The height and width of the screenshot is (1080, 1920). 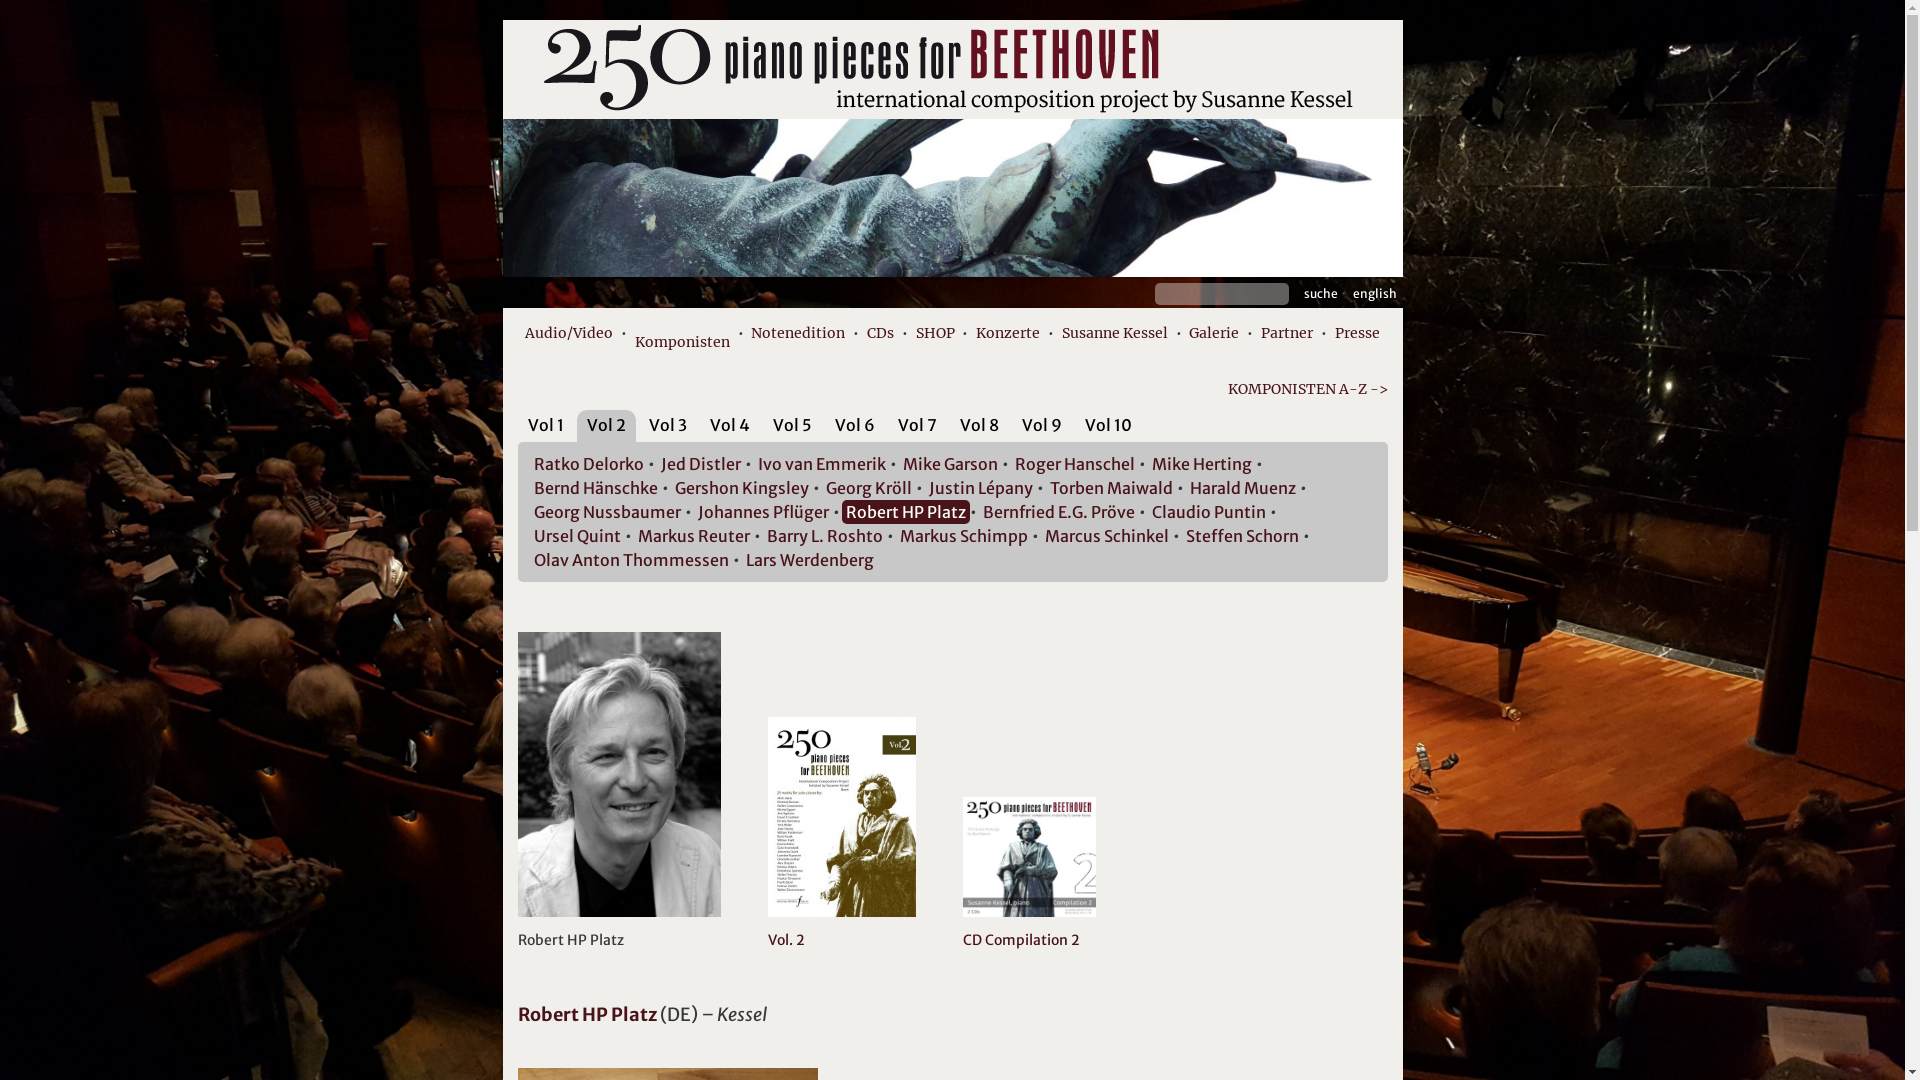 I want to click on 'Jed Distler', so click(x=700, y=463).